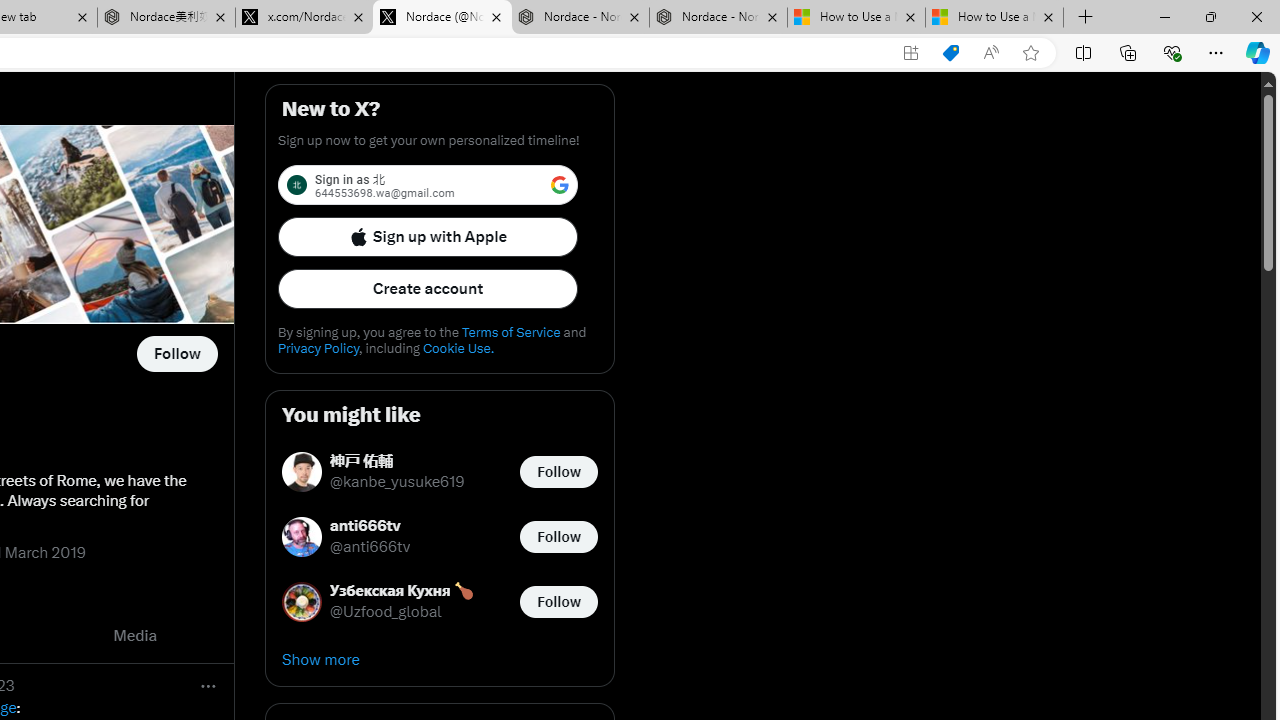 The width and height of the screenshot is (1280, 720). Describe the element at coordinates (457, 347) in the screenshot. I see `'Cookie Use.'` at that location.